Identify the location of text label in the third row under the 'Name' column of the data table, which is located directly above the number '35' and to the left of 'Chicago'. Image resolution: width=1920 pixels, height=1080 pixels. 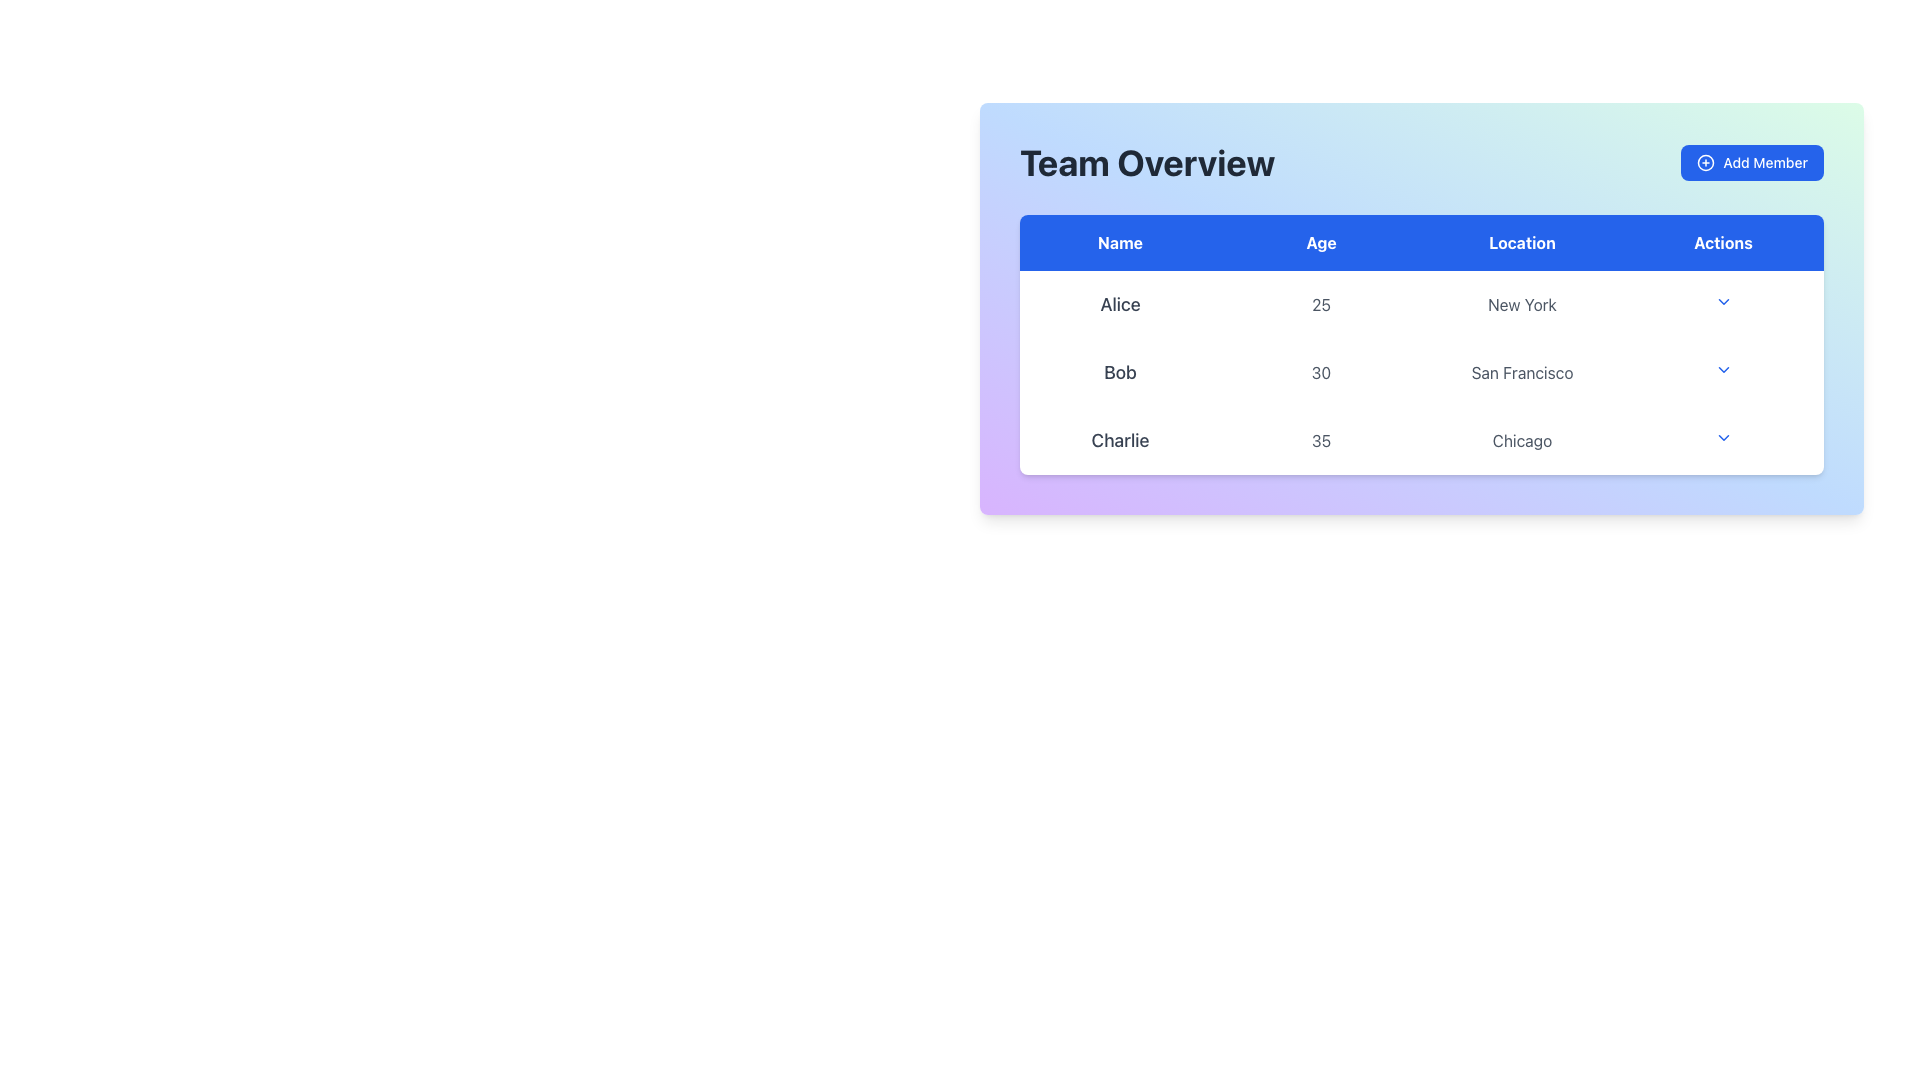
(1120, 439).